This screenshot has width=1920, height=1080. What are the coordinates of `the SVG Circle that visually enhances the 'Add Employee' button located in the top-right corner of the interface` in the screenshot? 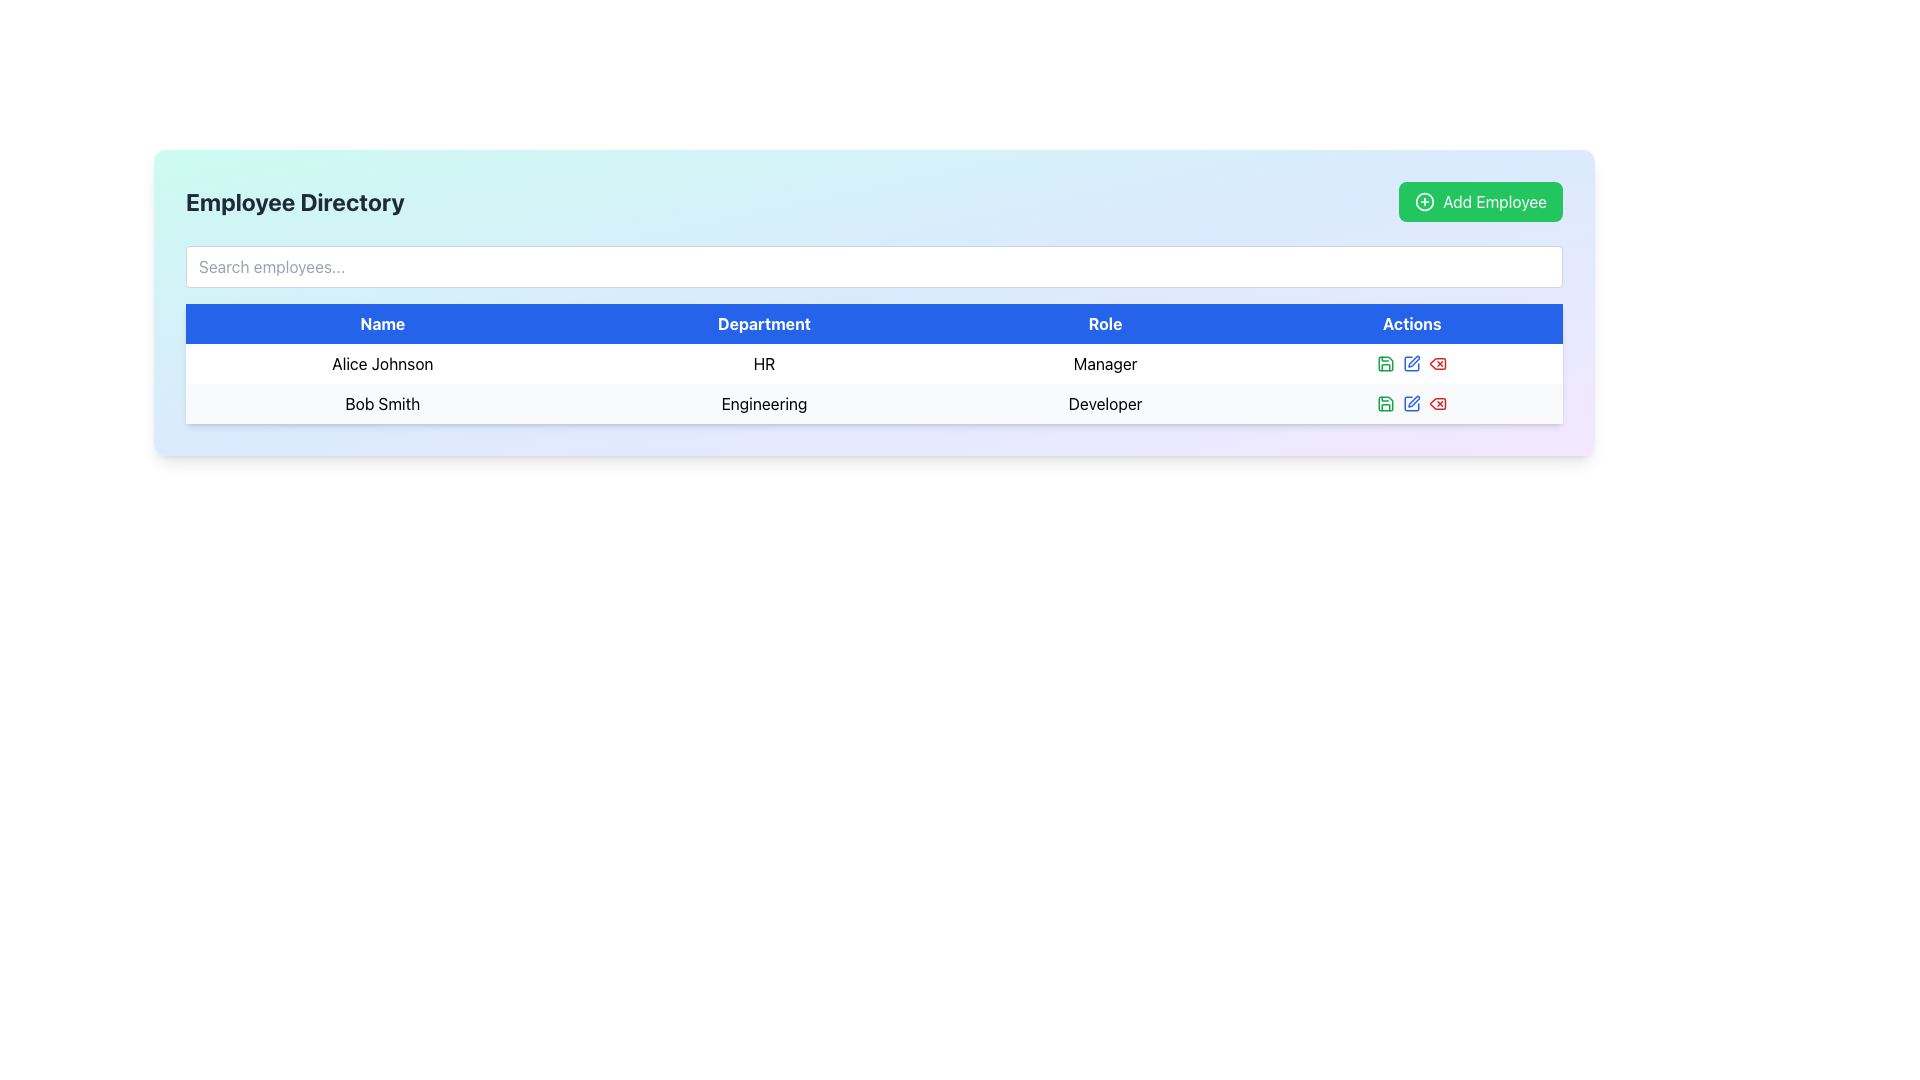 It's located at (1424, 201).